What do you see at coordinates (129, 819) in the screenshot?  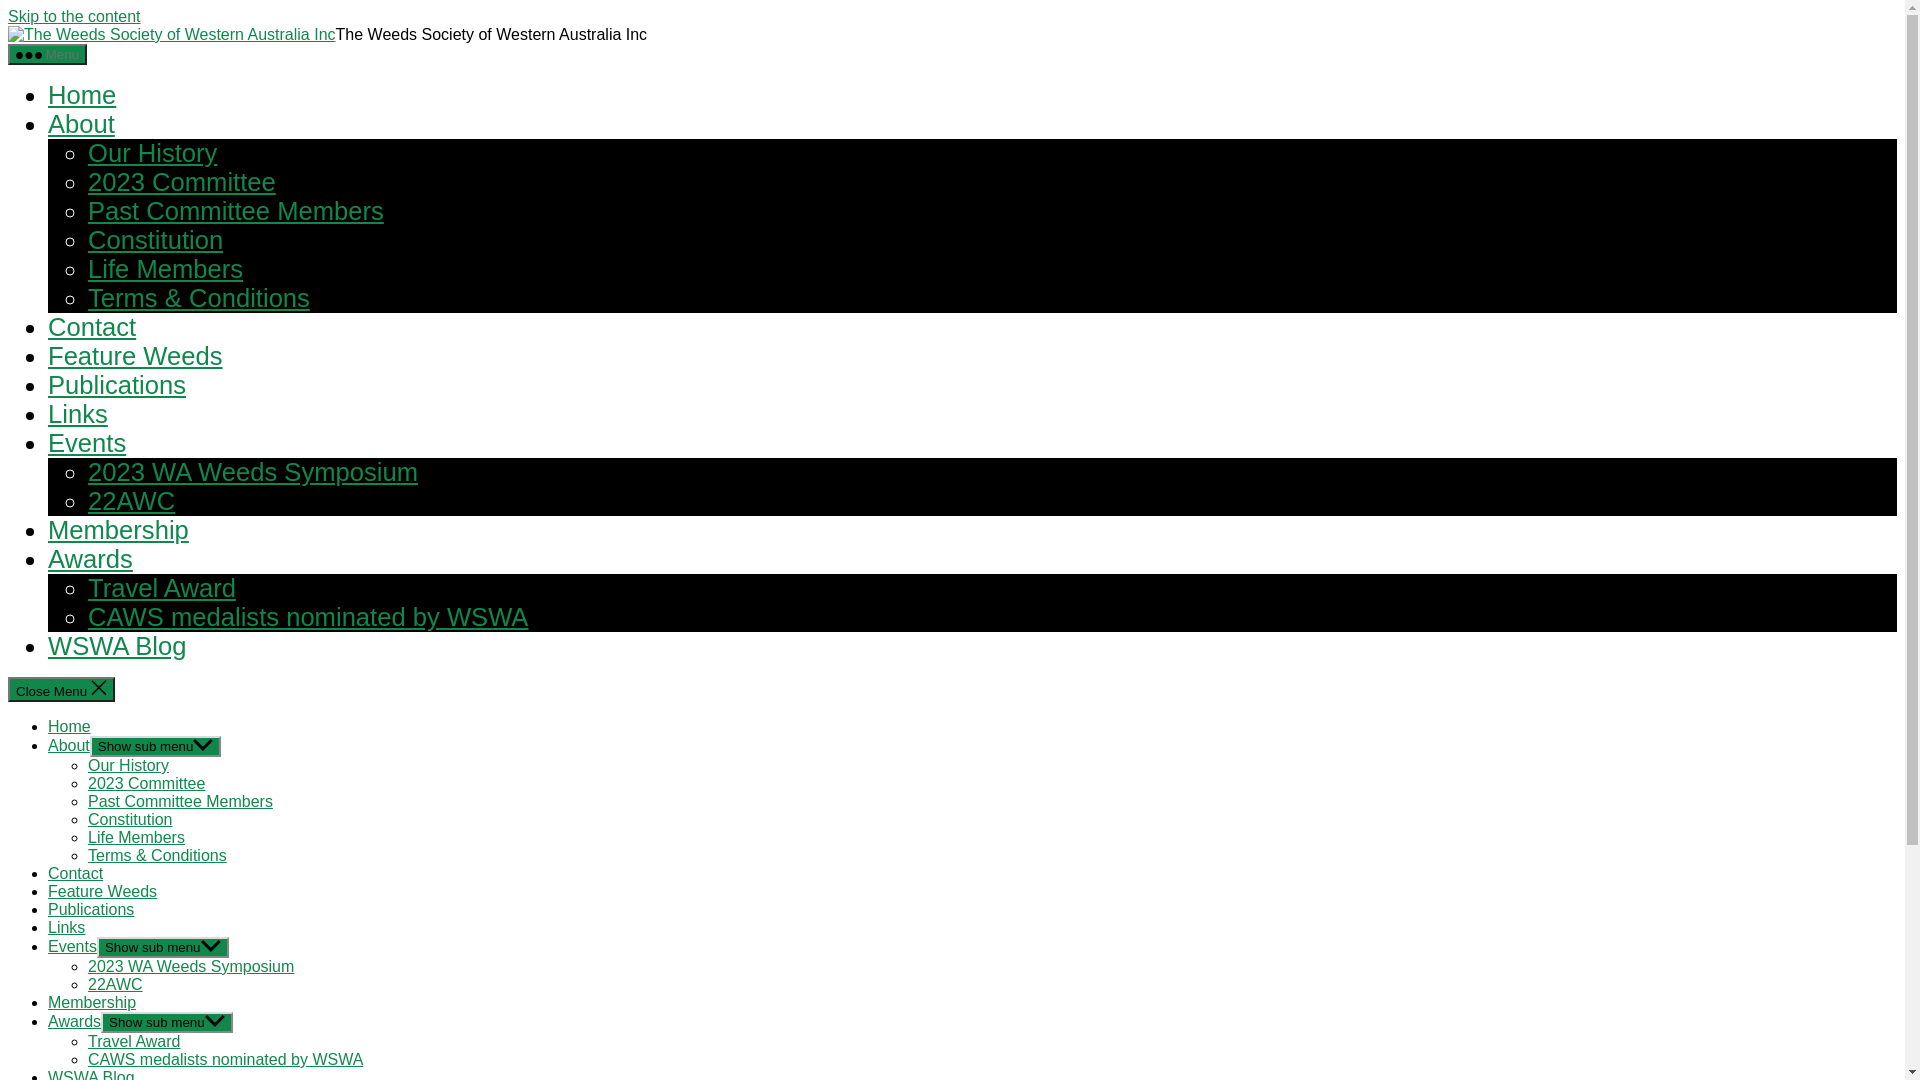 I see `'Constitution'` at bounding box center [129, 819].